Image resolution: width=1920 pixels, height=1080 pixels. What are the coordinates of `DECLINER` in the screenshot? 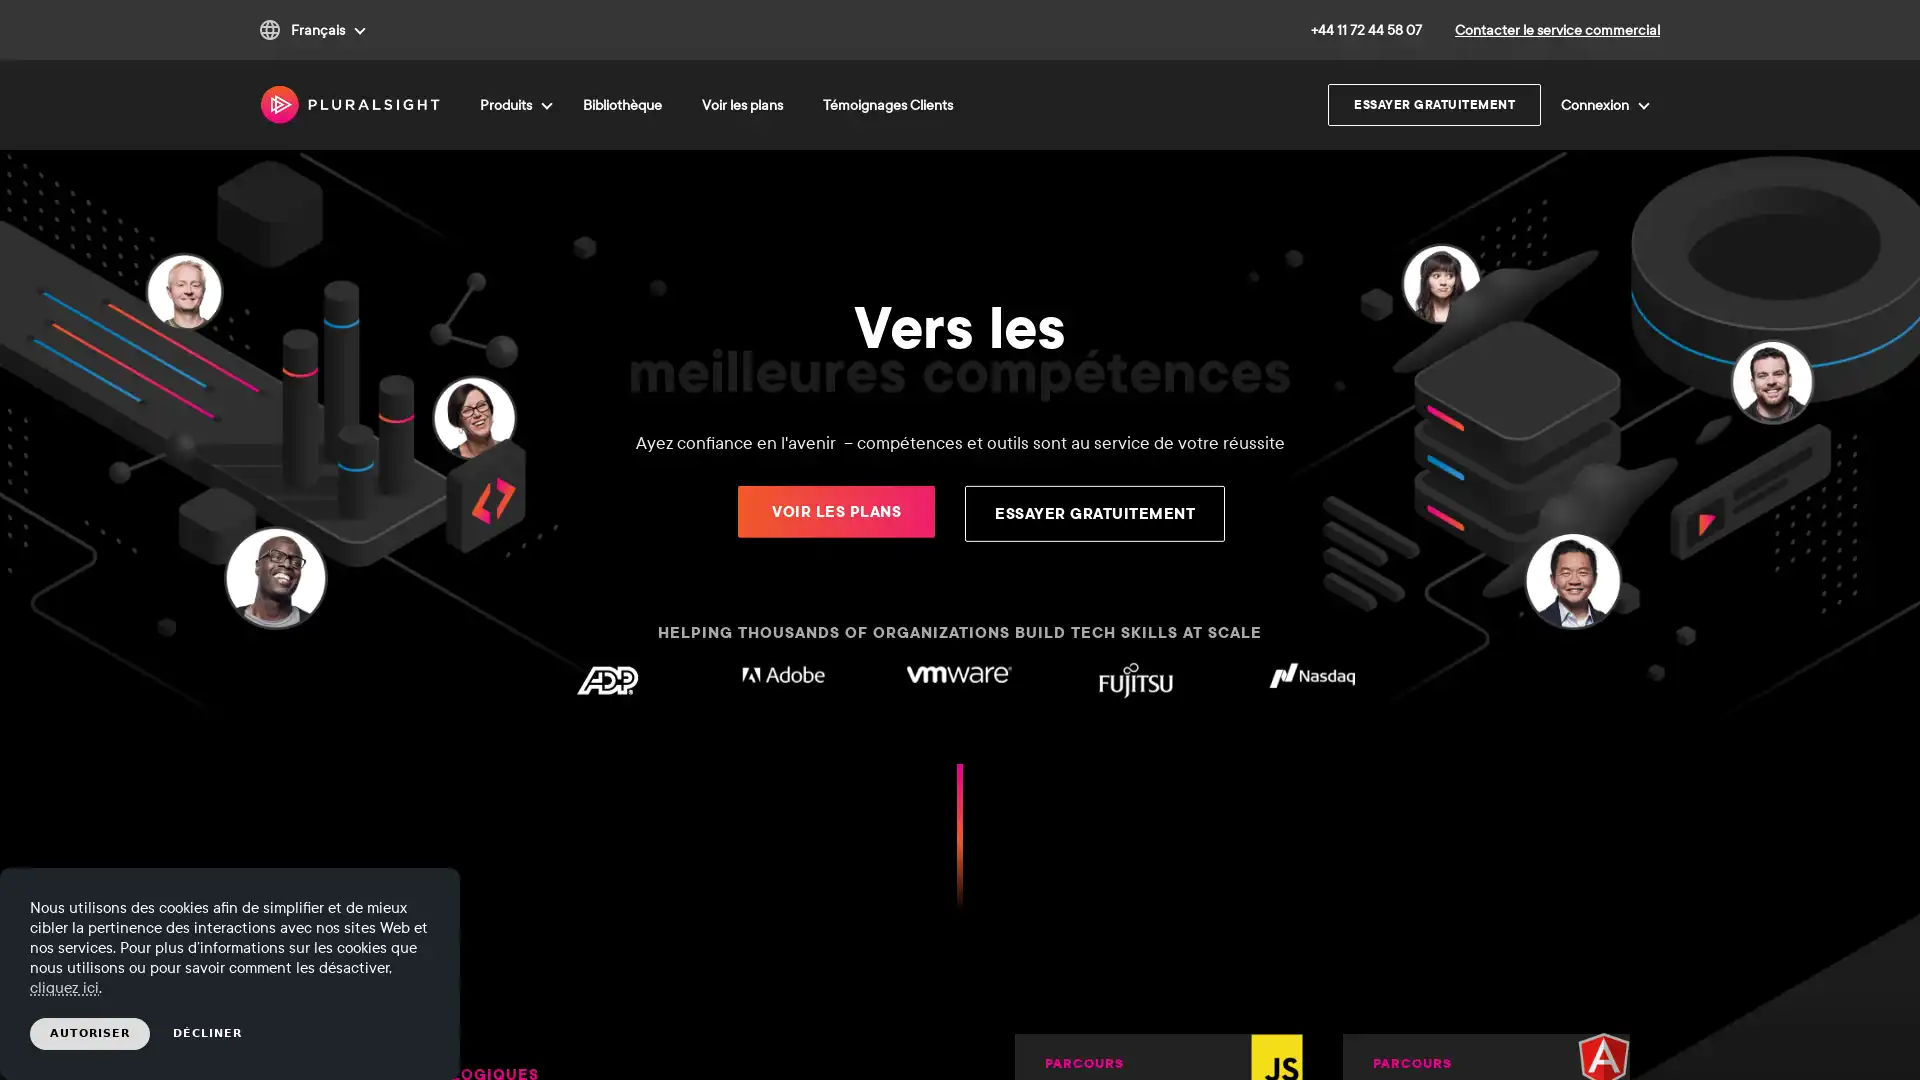 It's located at (207, 1033).